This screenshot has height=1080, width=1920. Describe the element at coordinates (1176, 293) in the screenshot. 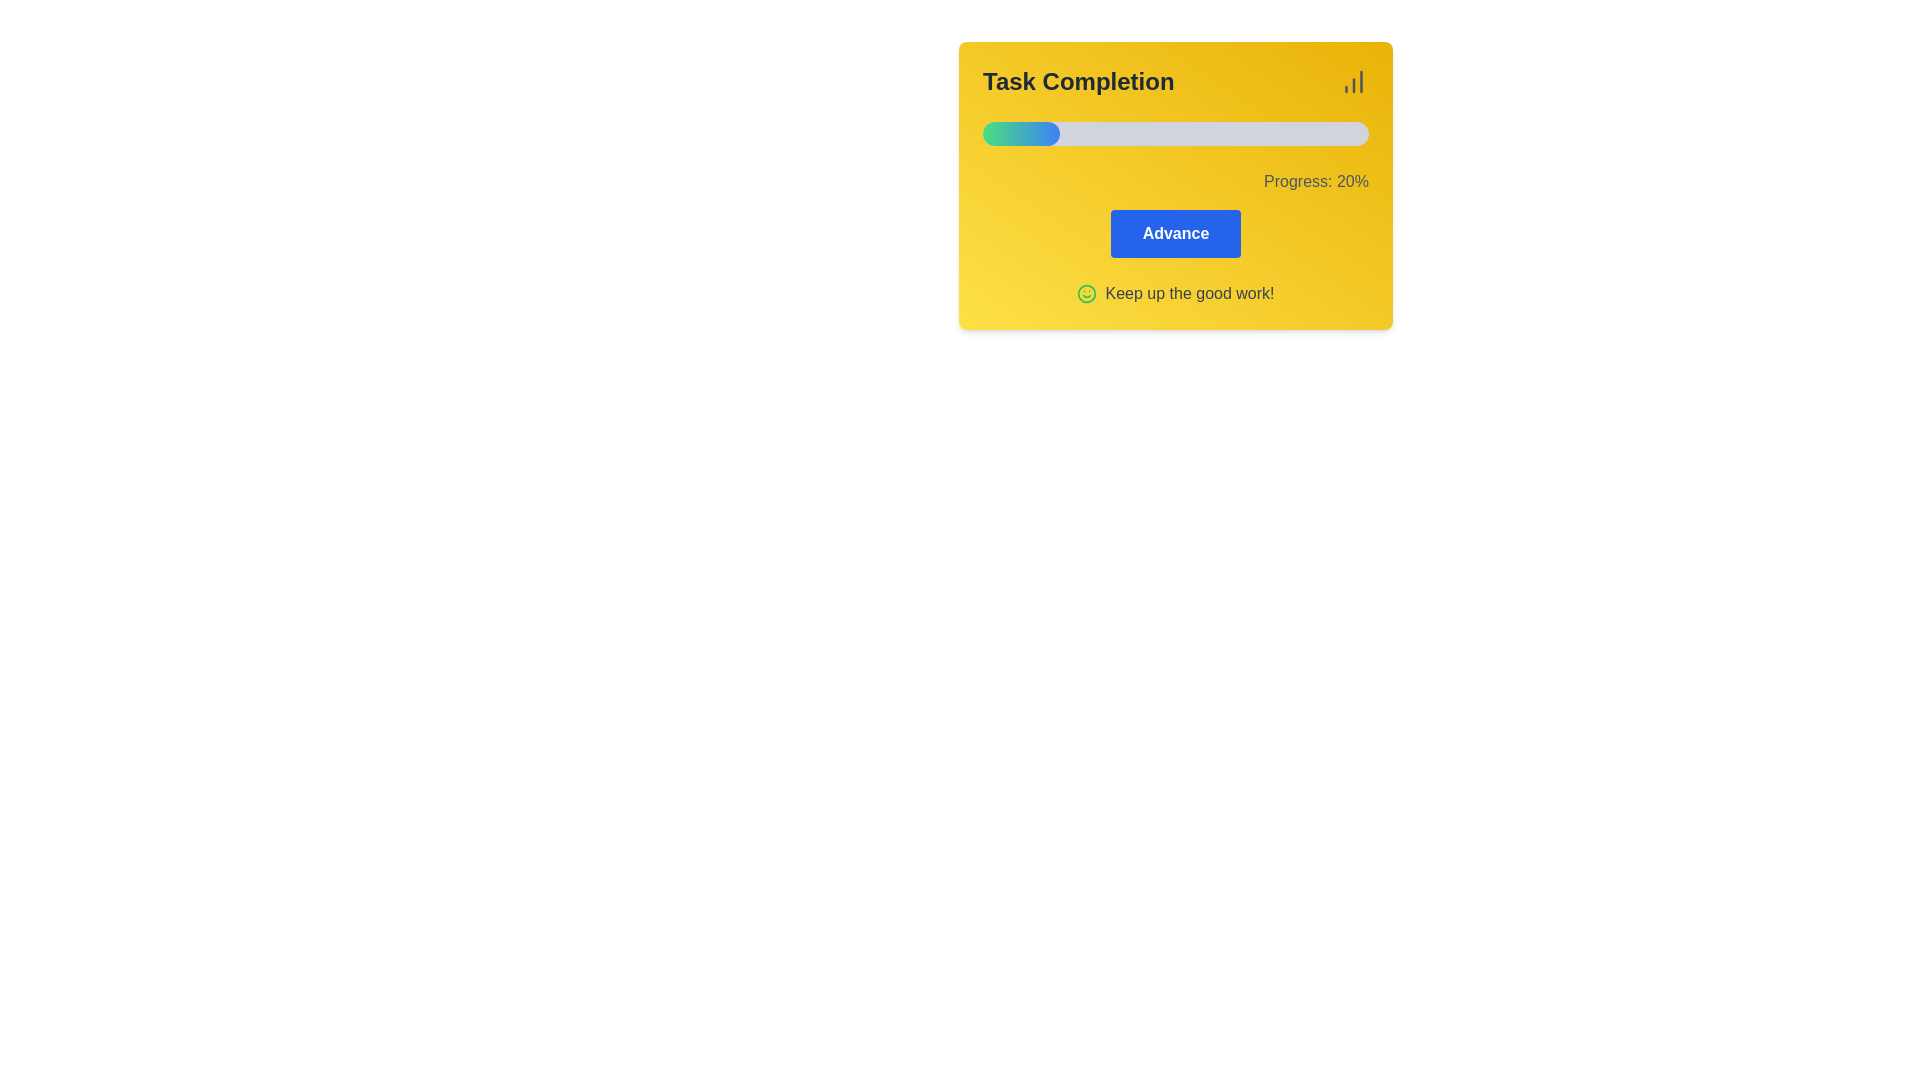

I see `the decorative text element that says 'Keep up the good work!' with a green smiley face icon, located at the bottom-center of the 'Task Completion' card` at that location.